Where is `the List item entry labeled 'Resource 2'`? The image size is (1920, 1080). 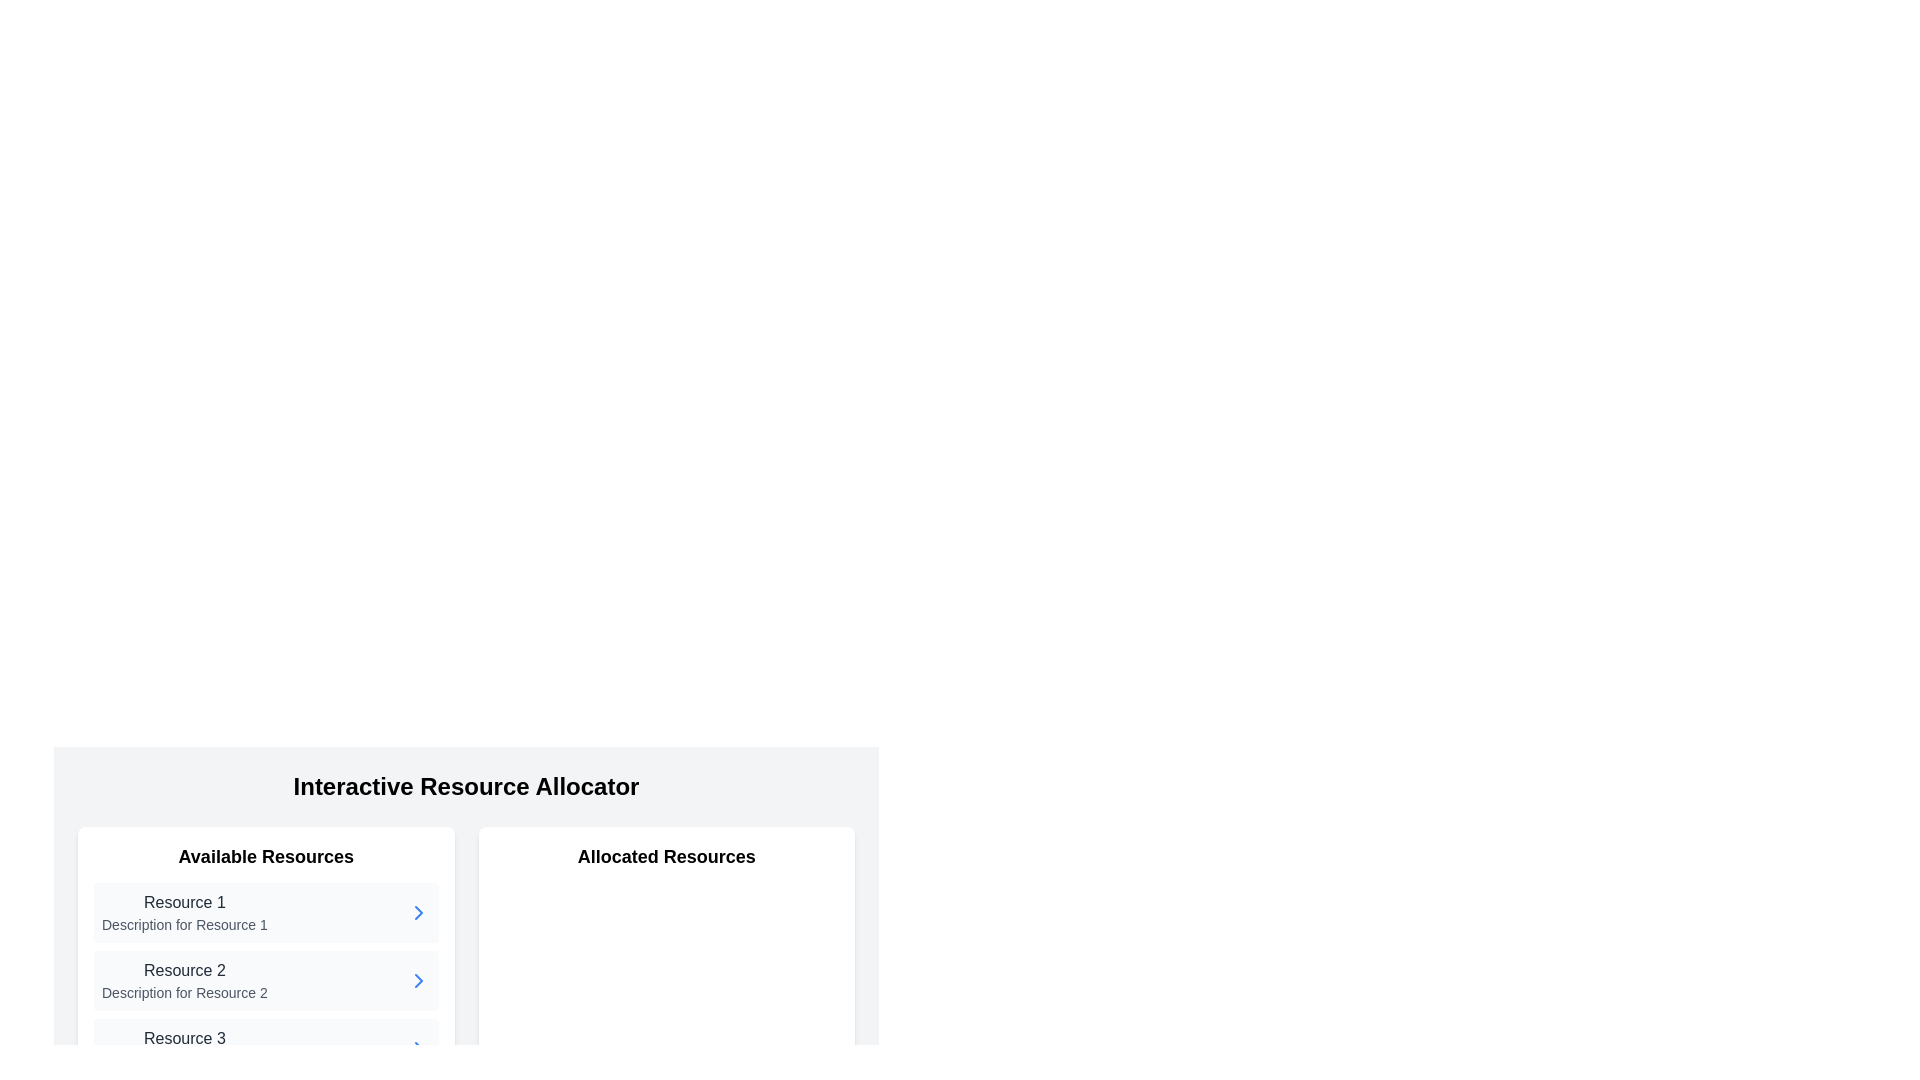
the List item entry labeled 'Resource 2' is located at coordinates (265, 979).